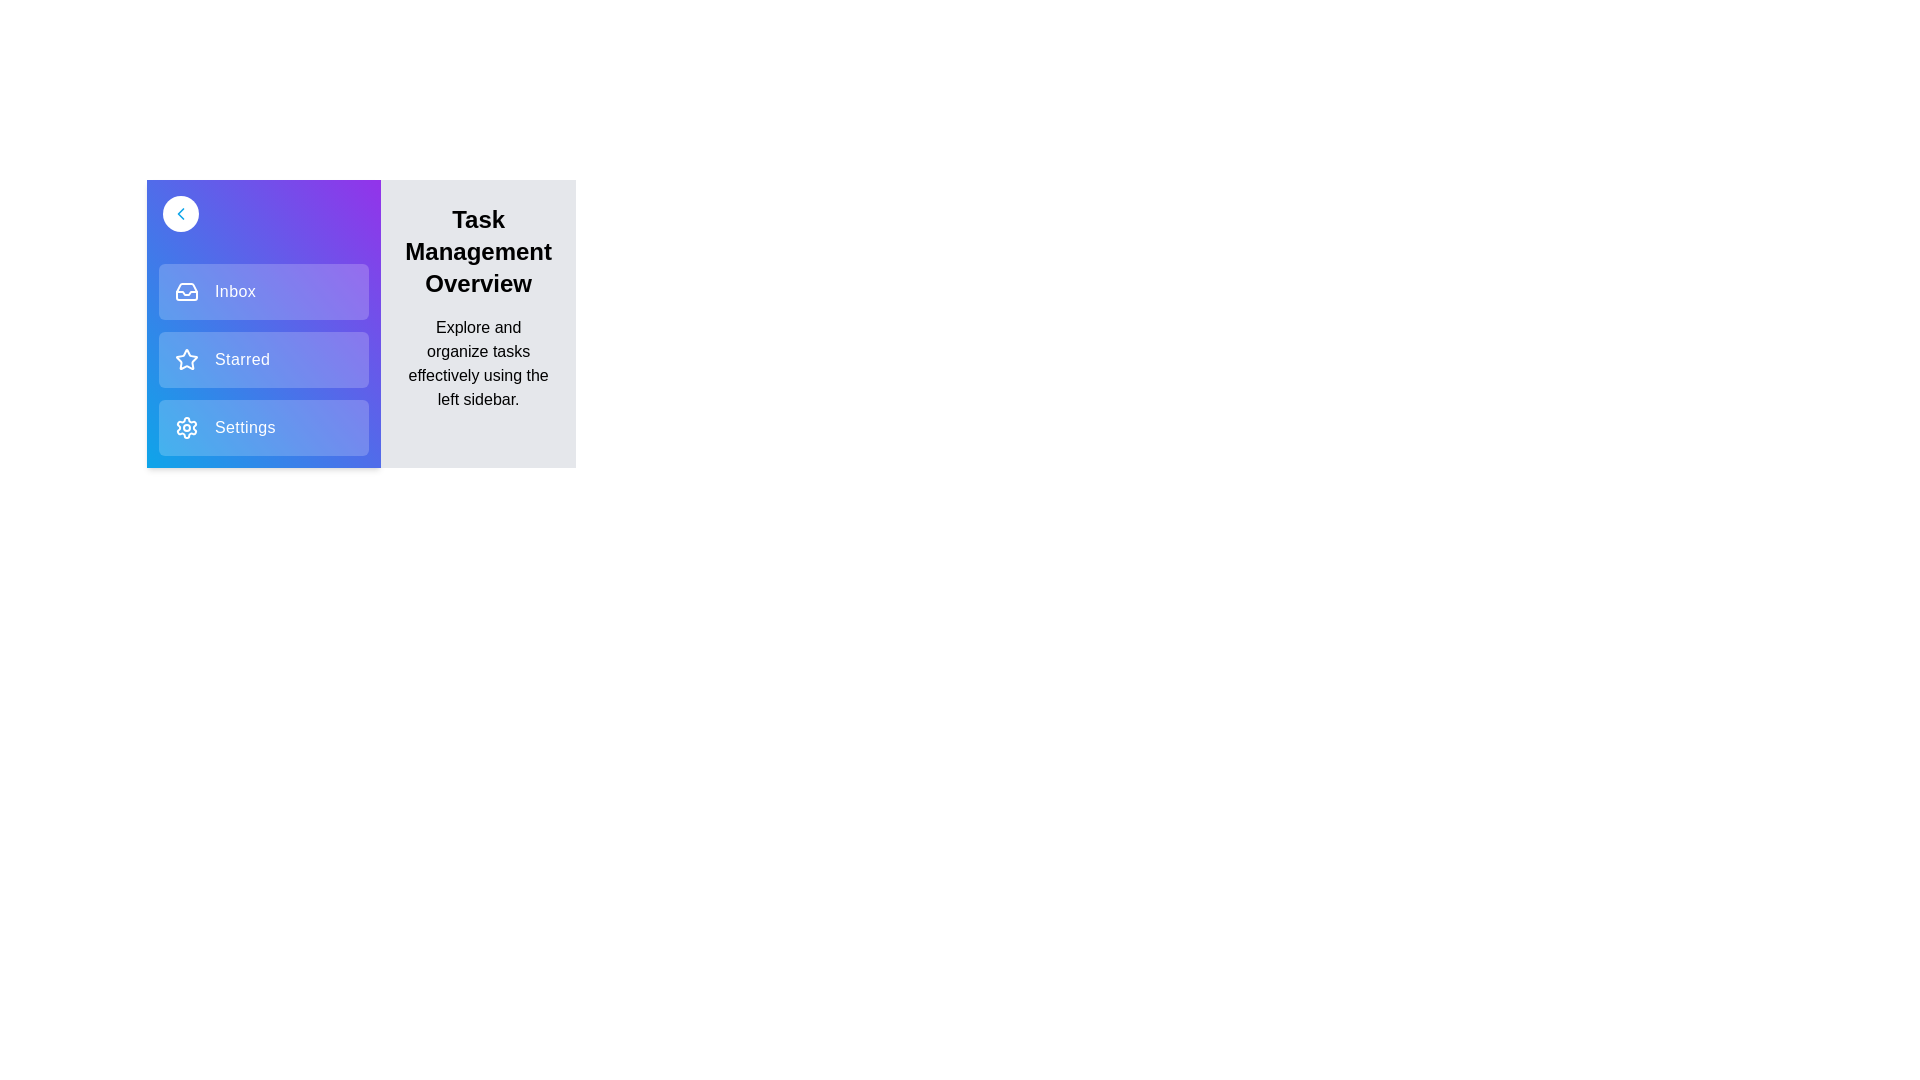  Describe the element at coordinates (263, 292) in the screenshot. I see `the 'Inbox' item in the sidebar` at that location.